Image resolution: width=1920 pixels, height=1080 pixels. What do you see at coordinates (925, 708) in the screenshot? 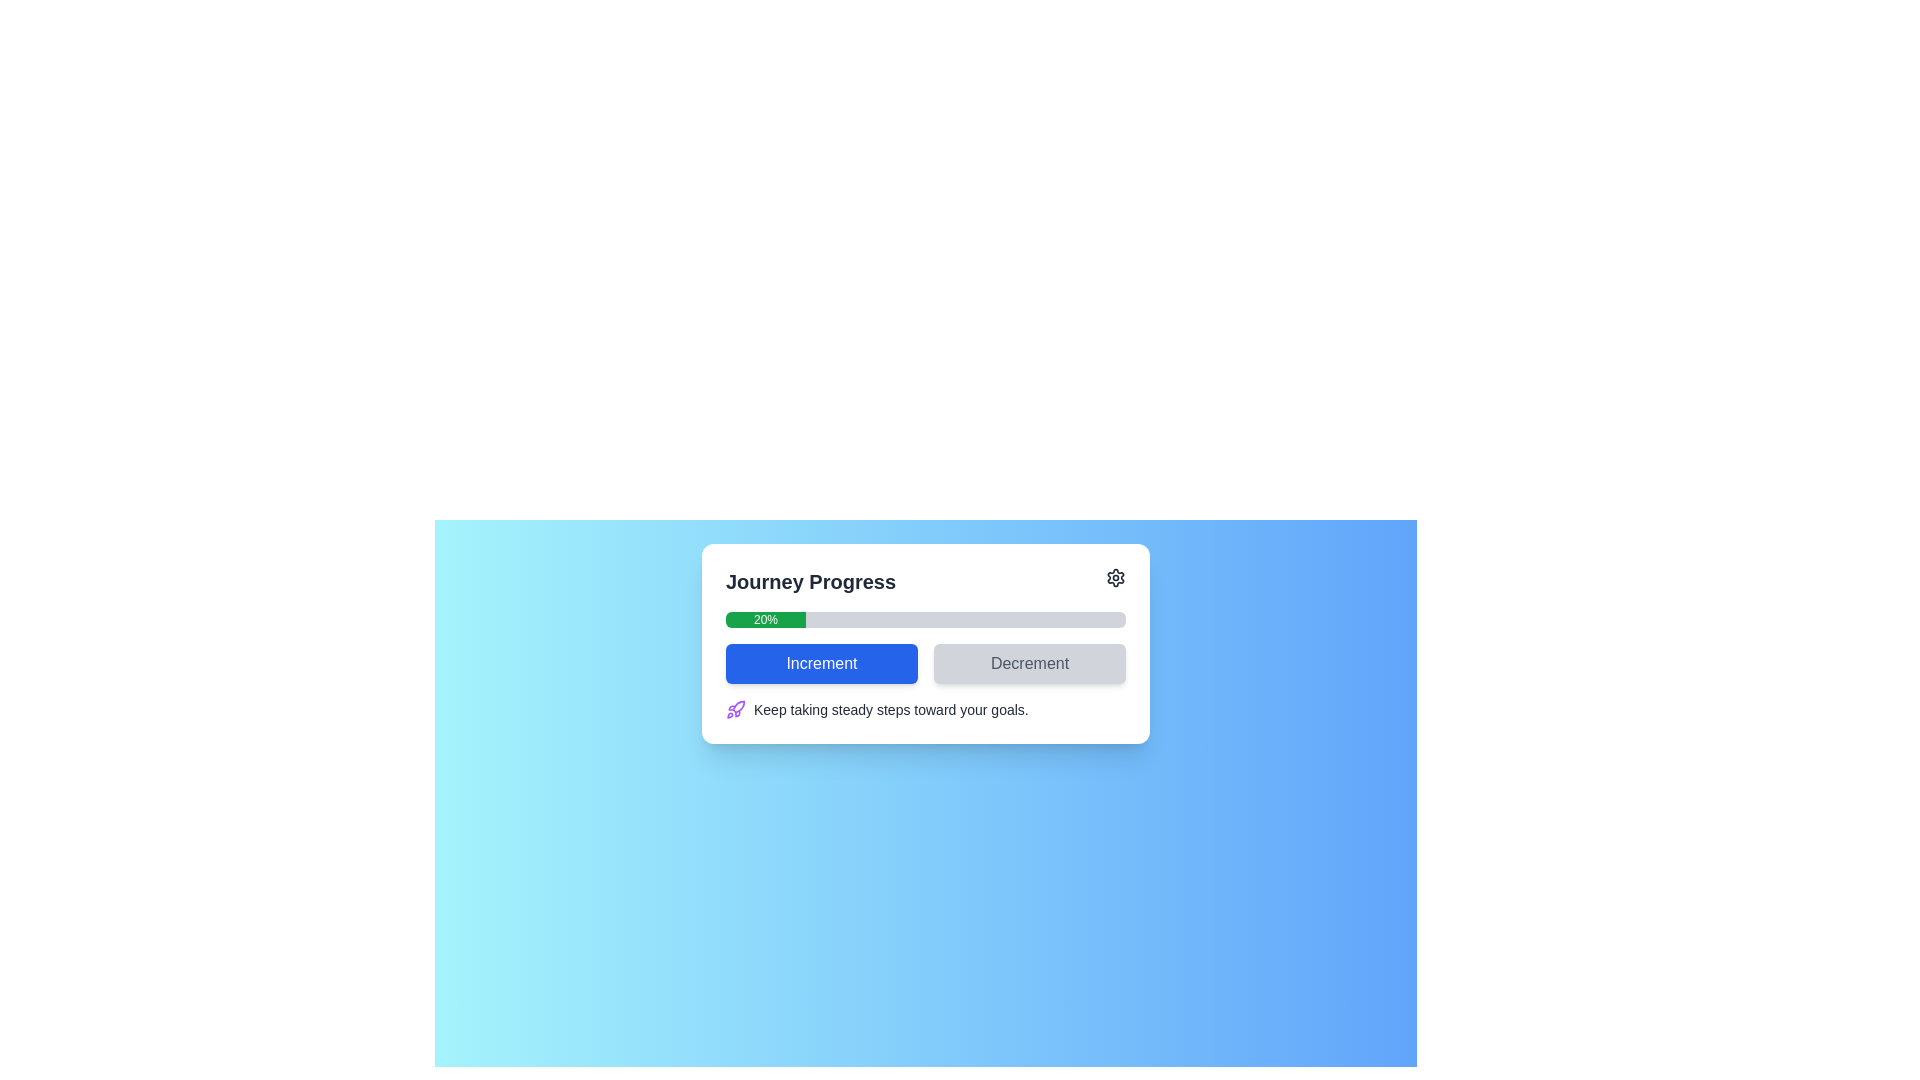
I see `the Text Label with Icon that displays the message 'Keep taking steady steps toward your goals.' and features a purple rocket icon` at bounding box center [925, 708].